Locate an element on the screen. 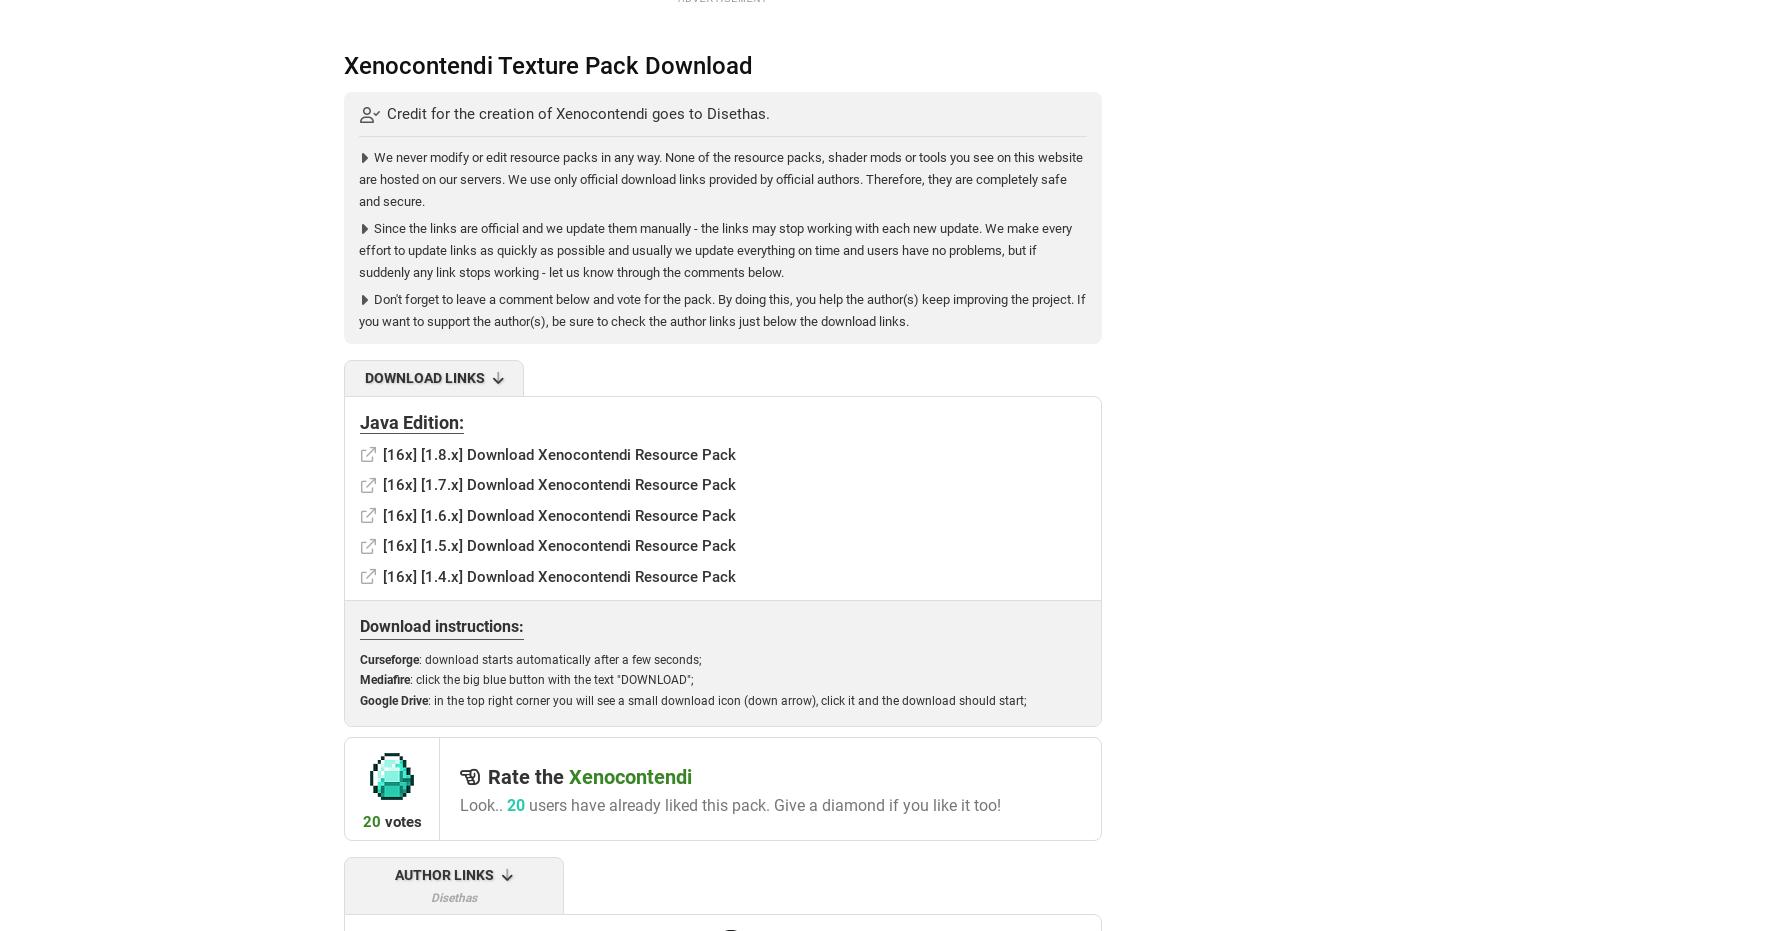  'users have already liked this pack. Give a diamond if you like it too!' is located at coordinates (524, 803).